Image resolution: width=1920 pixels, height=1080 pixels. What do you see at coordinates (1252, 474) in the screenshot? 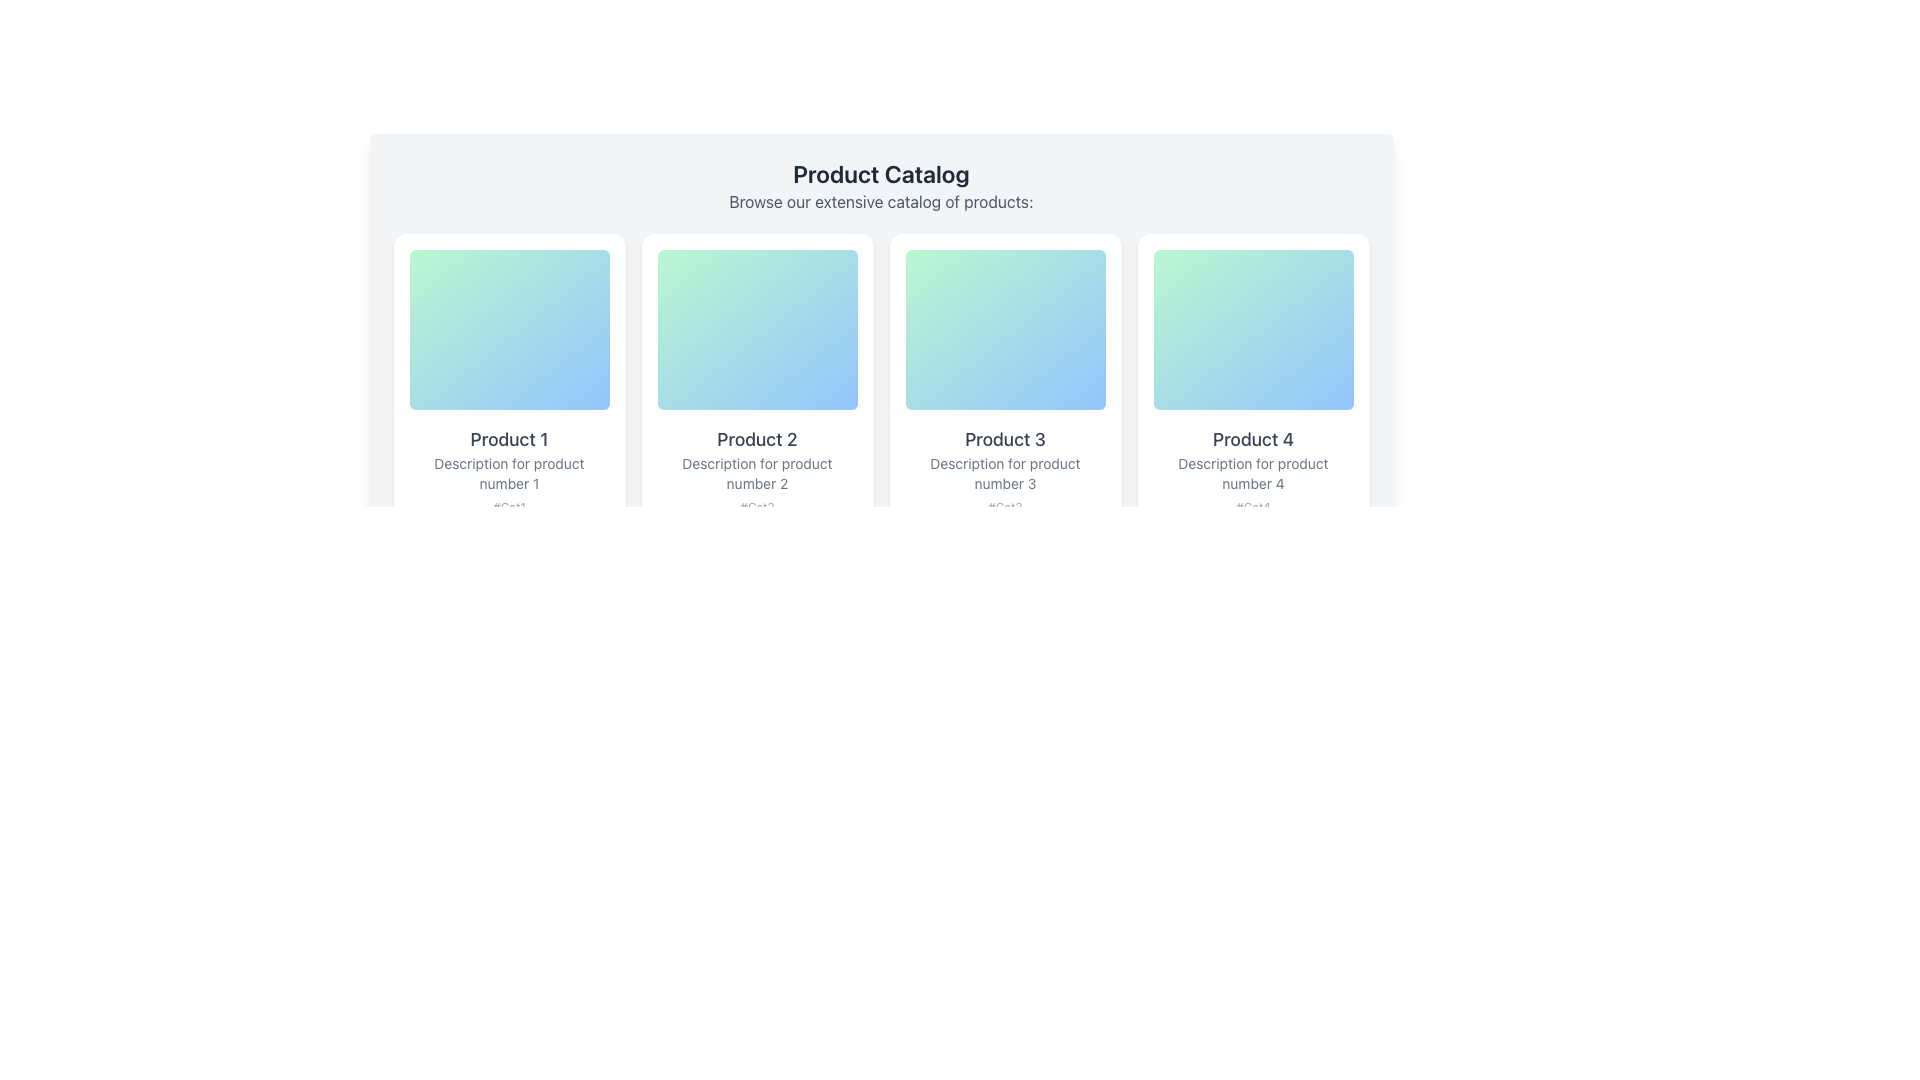
I see `the text label that provides a brief description of 'Product 4', located below the title and above the smaller gray text '#Cat4'` at bounding box center [1252, 474].